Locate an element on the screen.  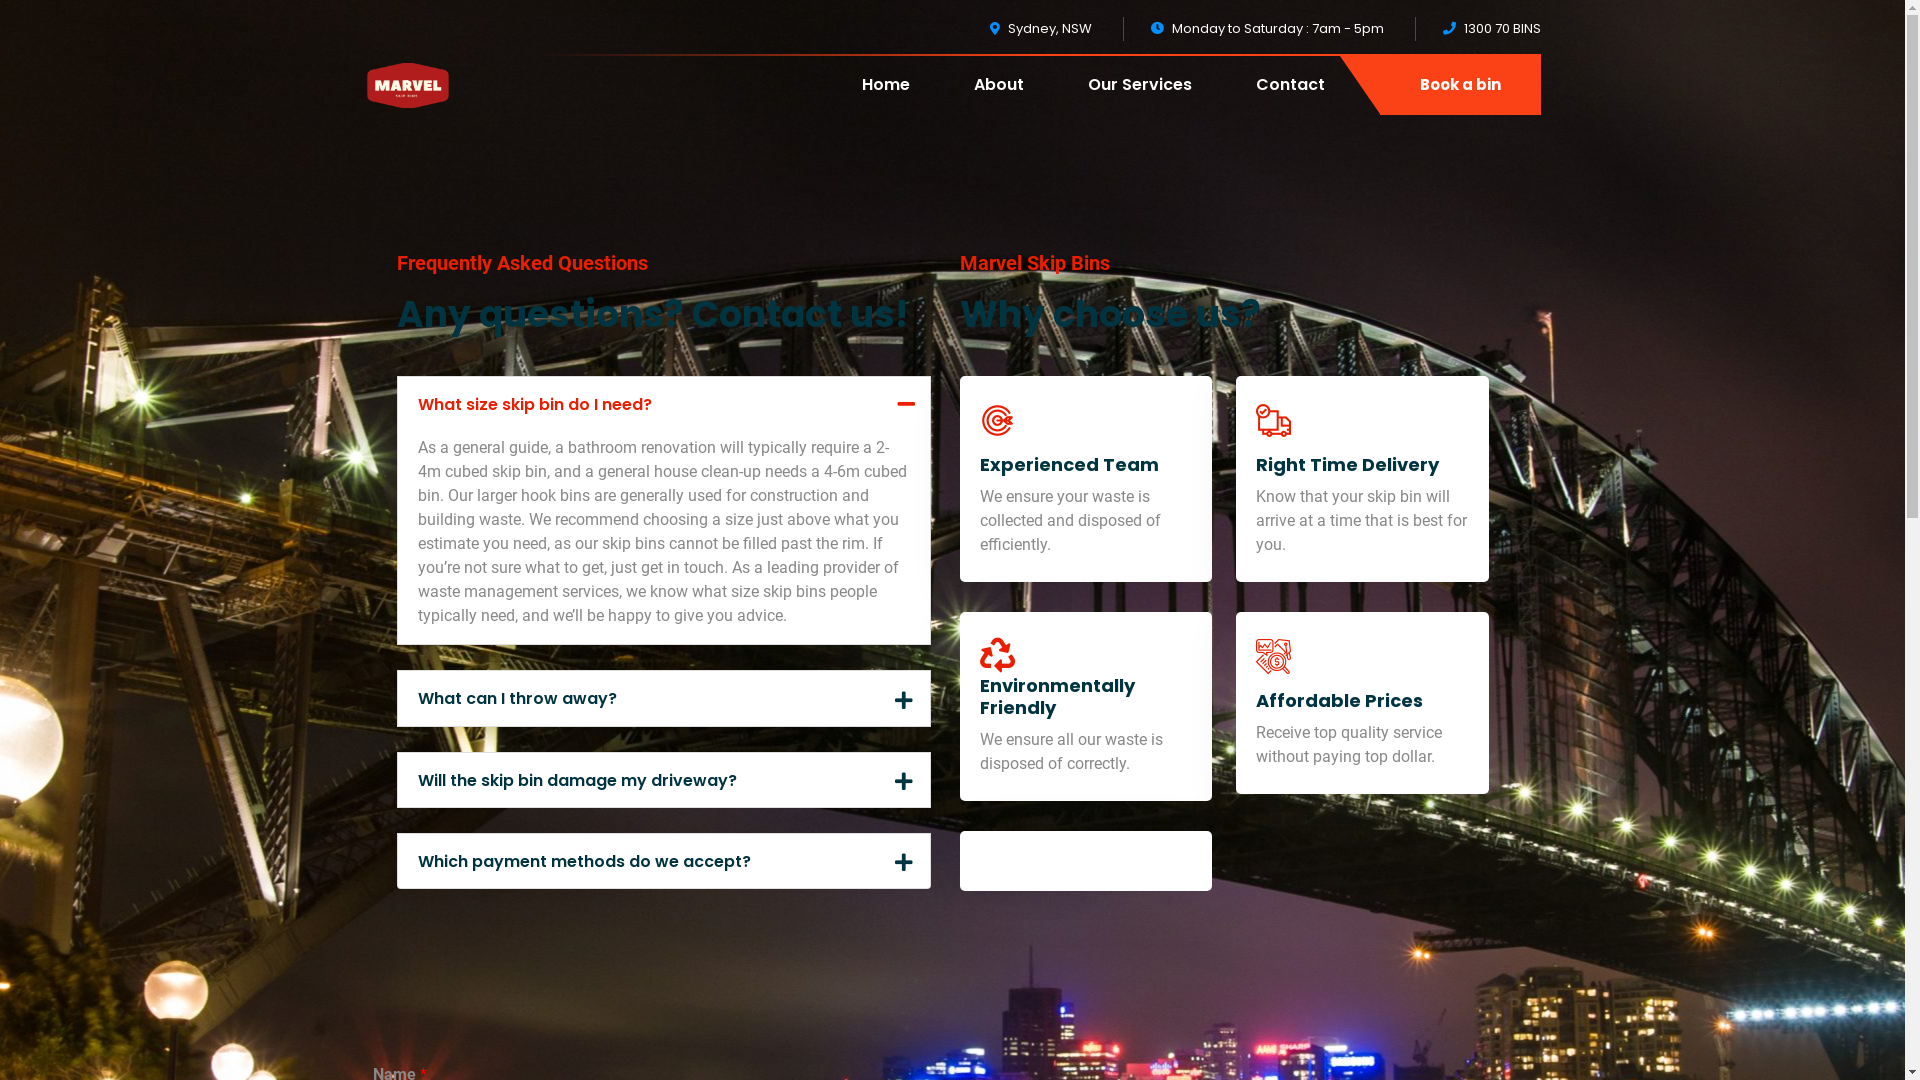
'What size skip bin do I need?' is located at coordinates (663, 404).